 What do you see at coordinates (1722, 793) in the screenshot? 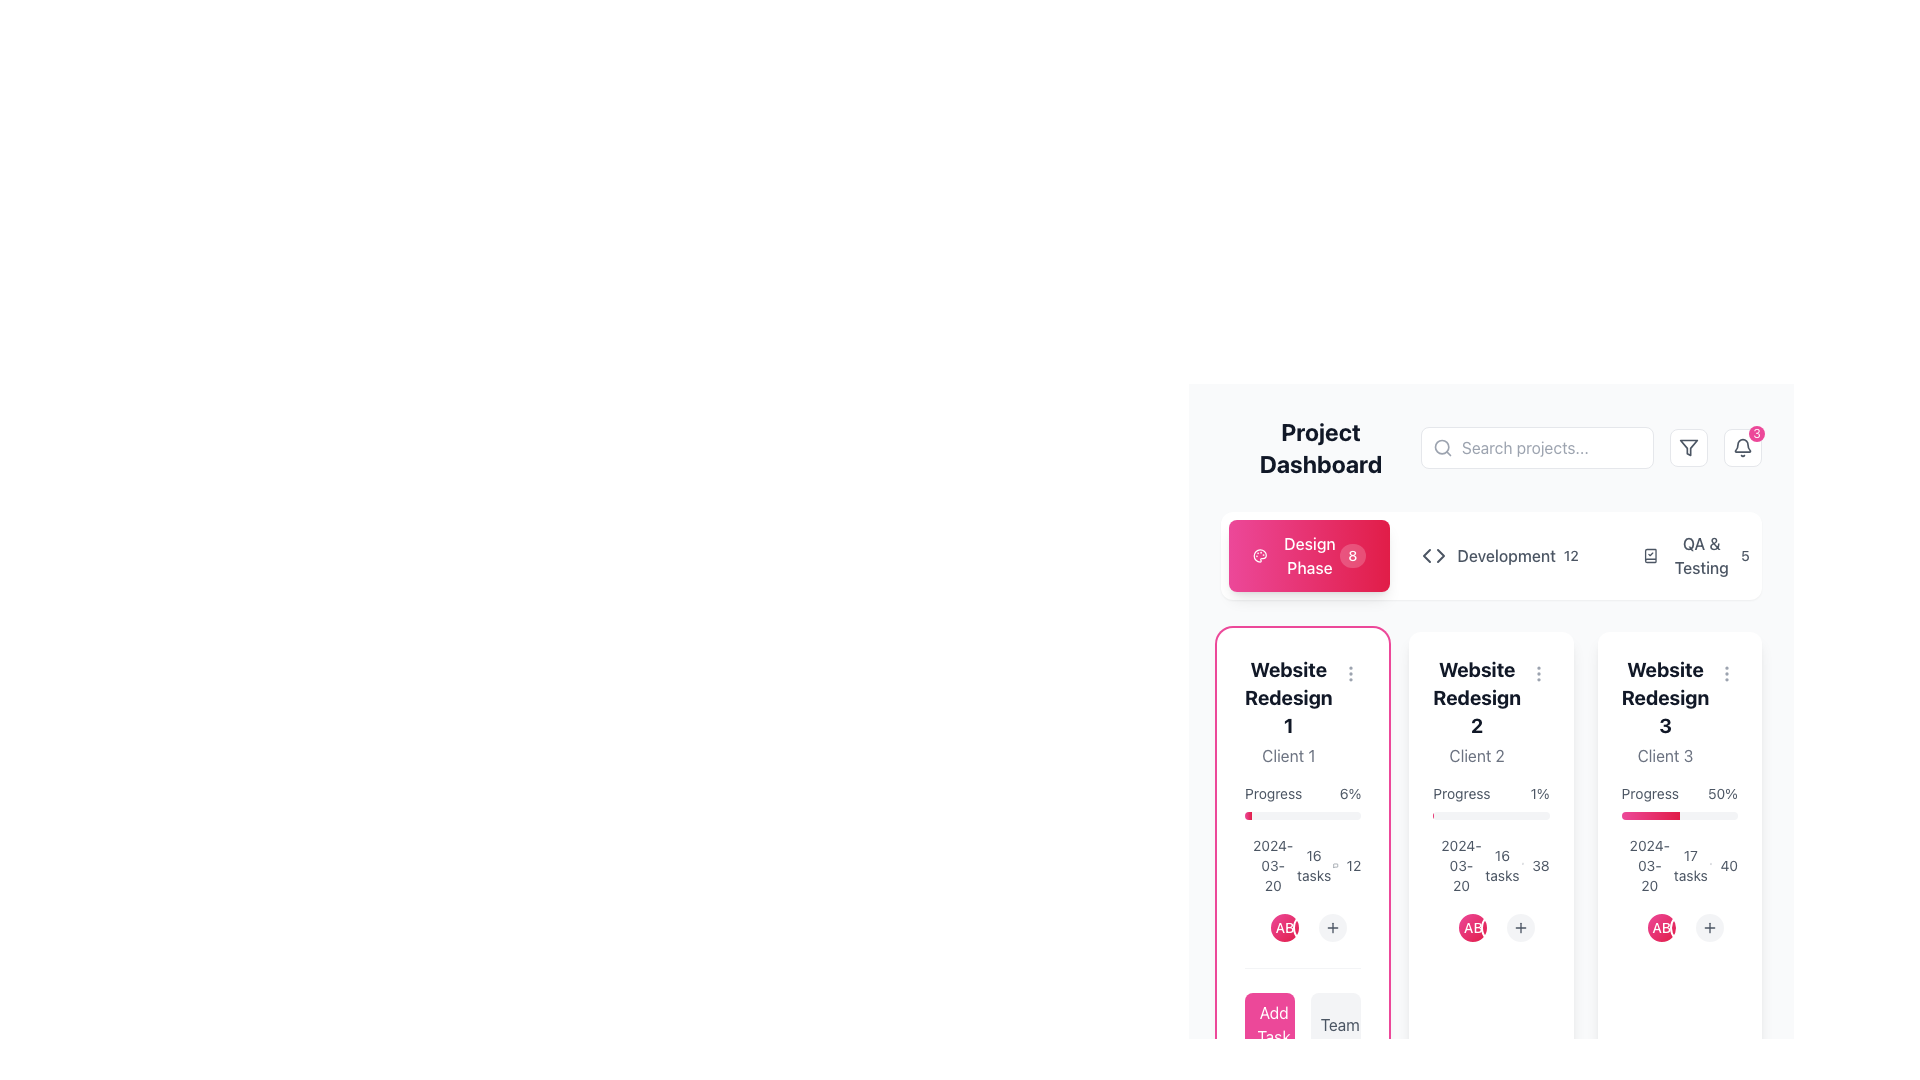
I see `the static text label displaying '50%' in gray font, indicating progress percentage, which is part of the card labeled 'Website Redesign 3'` at bounding box center [1722, 793].